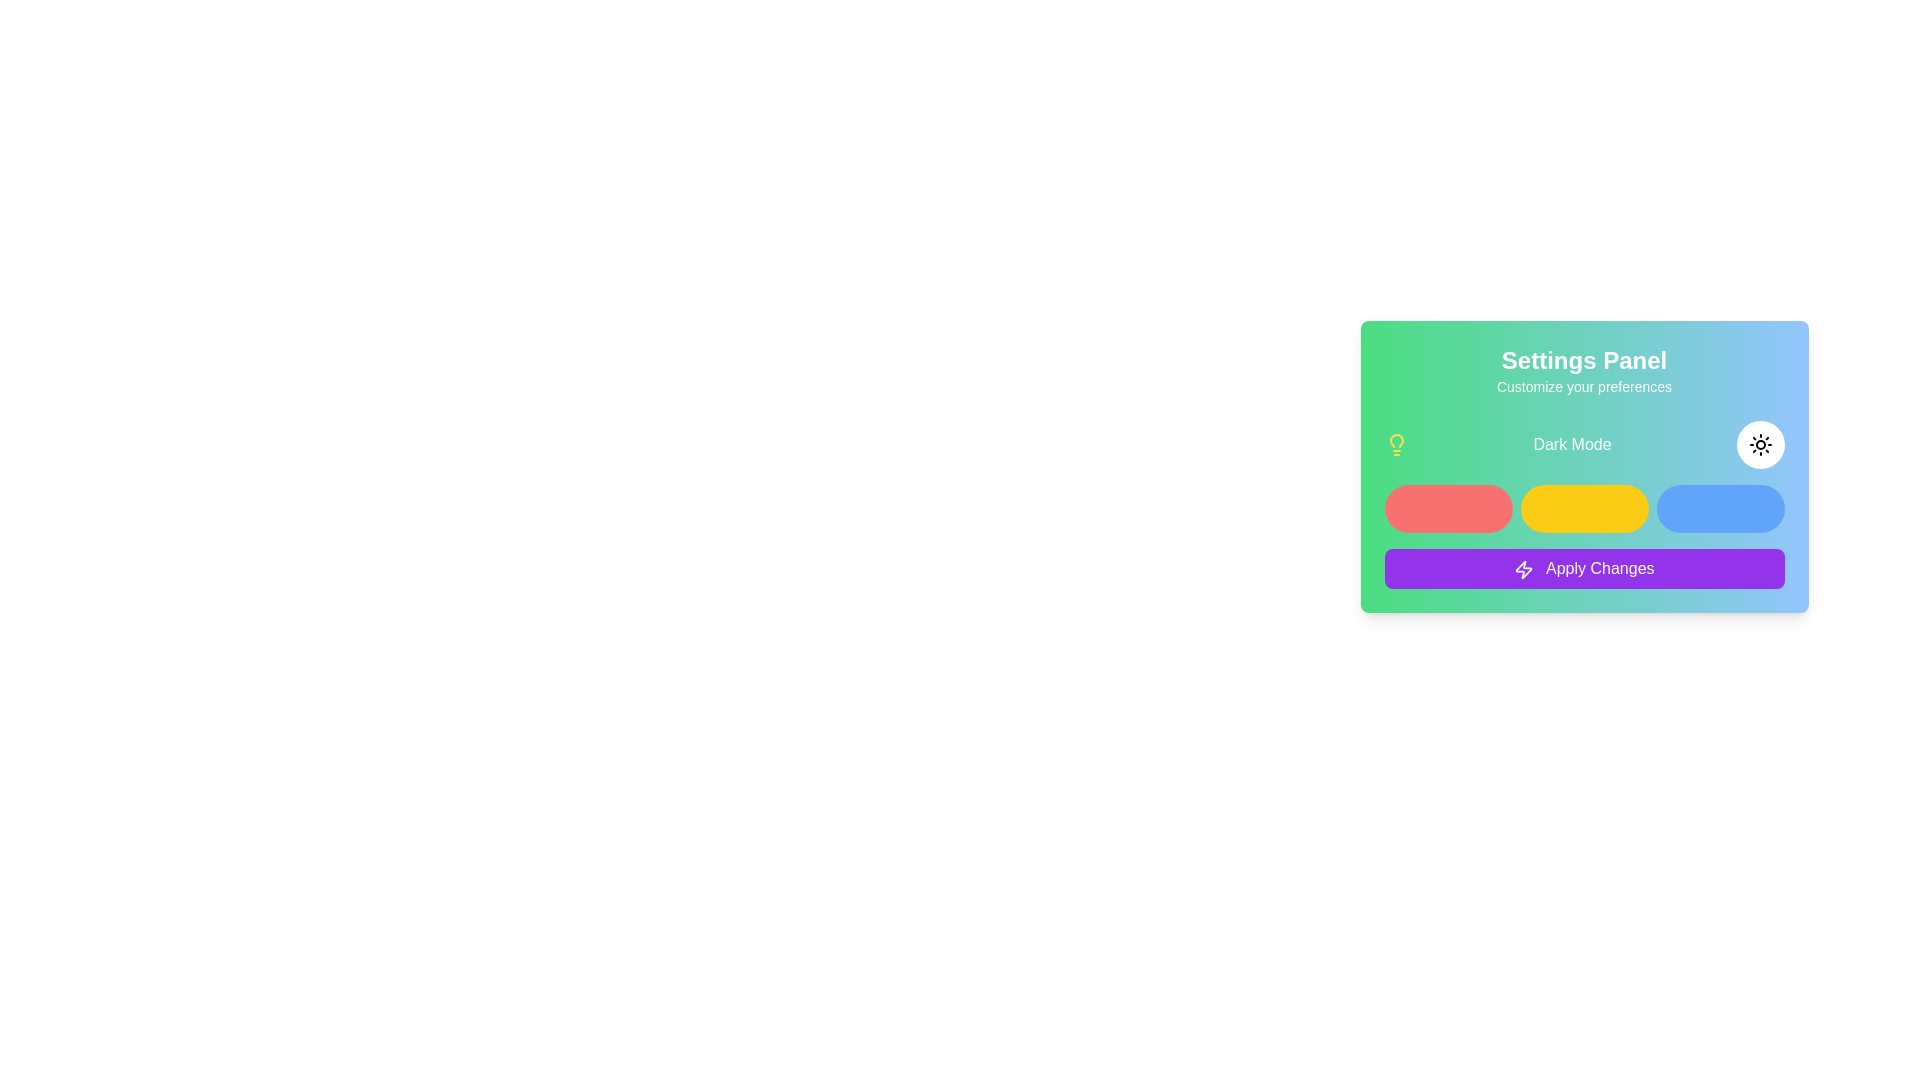 Image resolution: width=1920 pixels, height=1080 pixels. Describe the element at coordinates (1583, 370) in the screenshot. I see `text displayed in the 'Settings Panel' which includes the title 'Settings Panel' and the subtitle 'Customize your preferences'` at that location.